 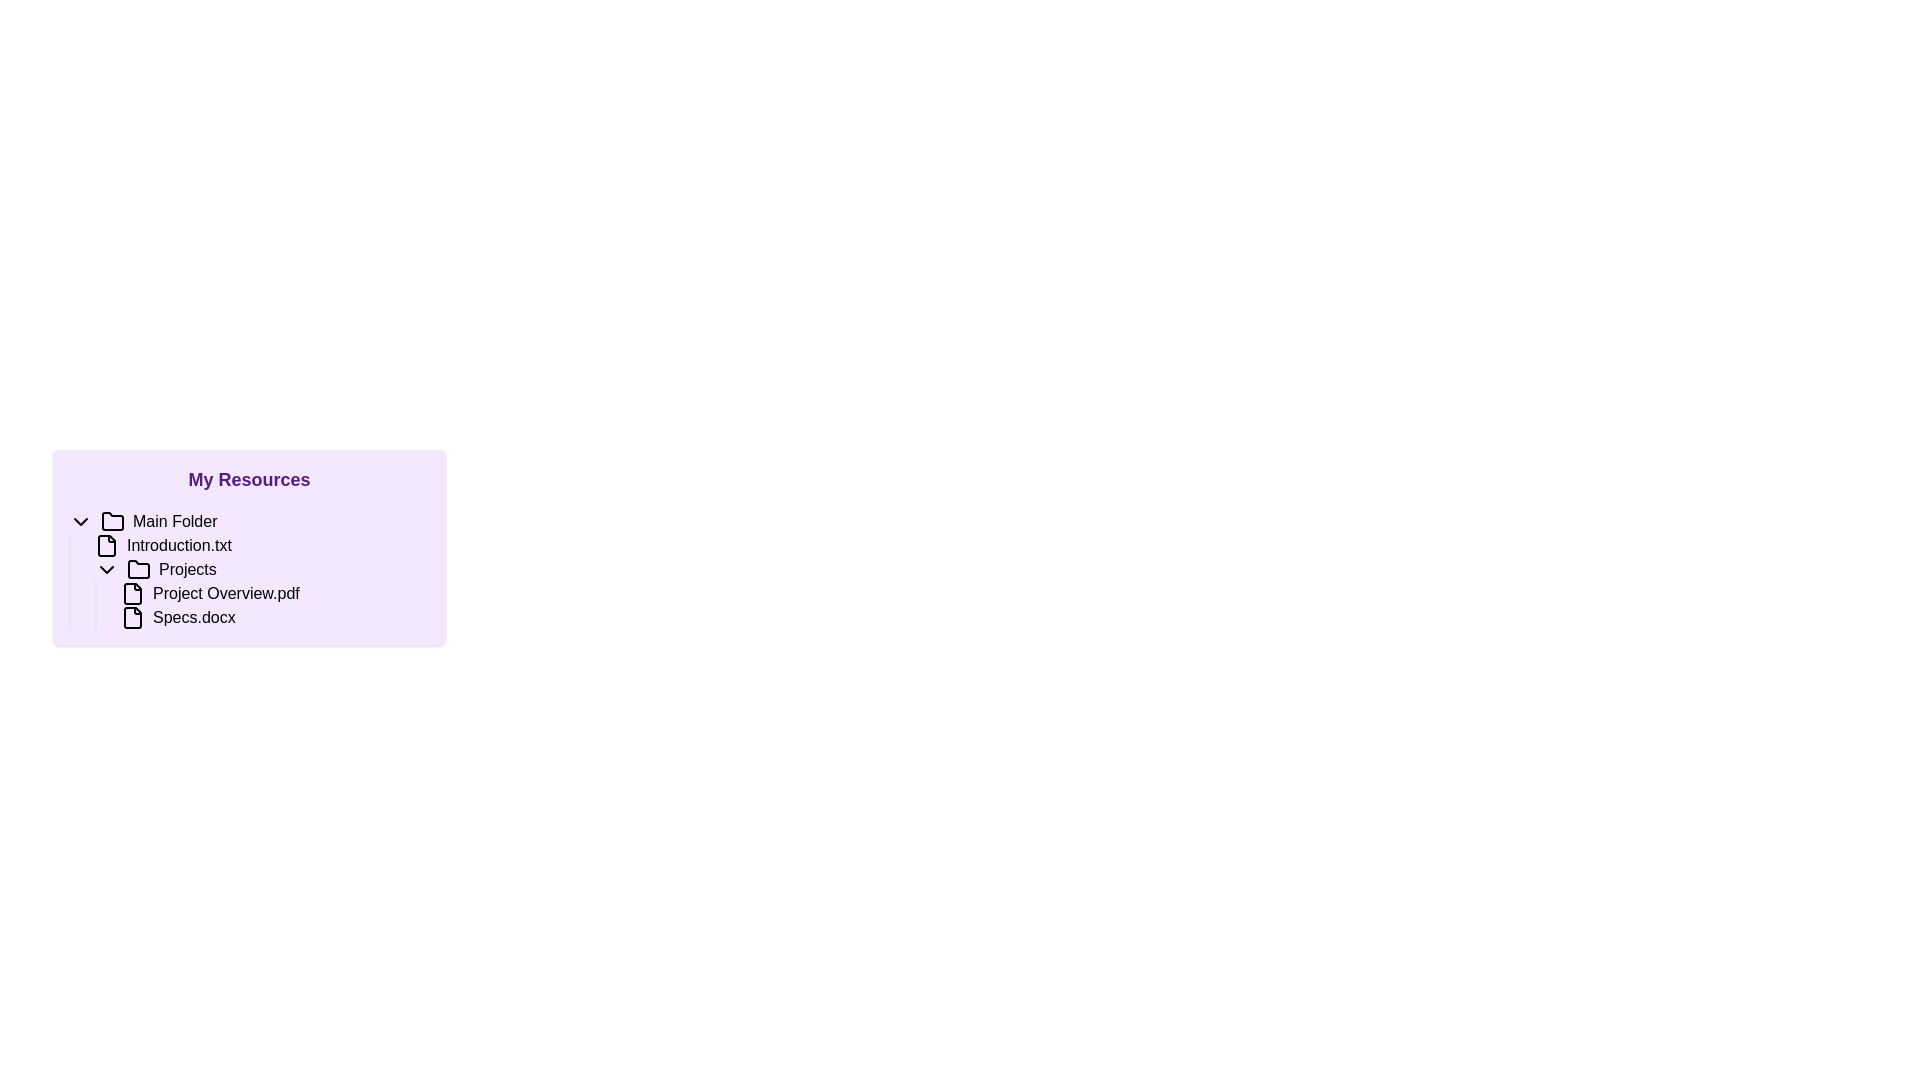 I want to click on the 'Introduction.txt' list item, which is the first item under the 'My Resources' category in the list interface, so click(x=261, y=546).